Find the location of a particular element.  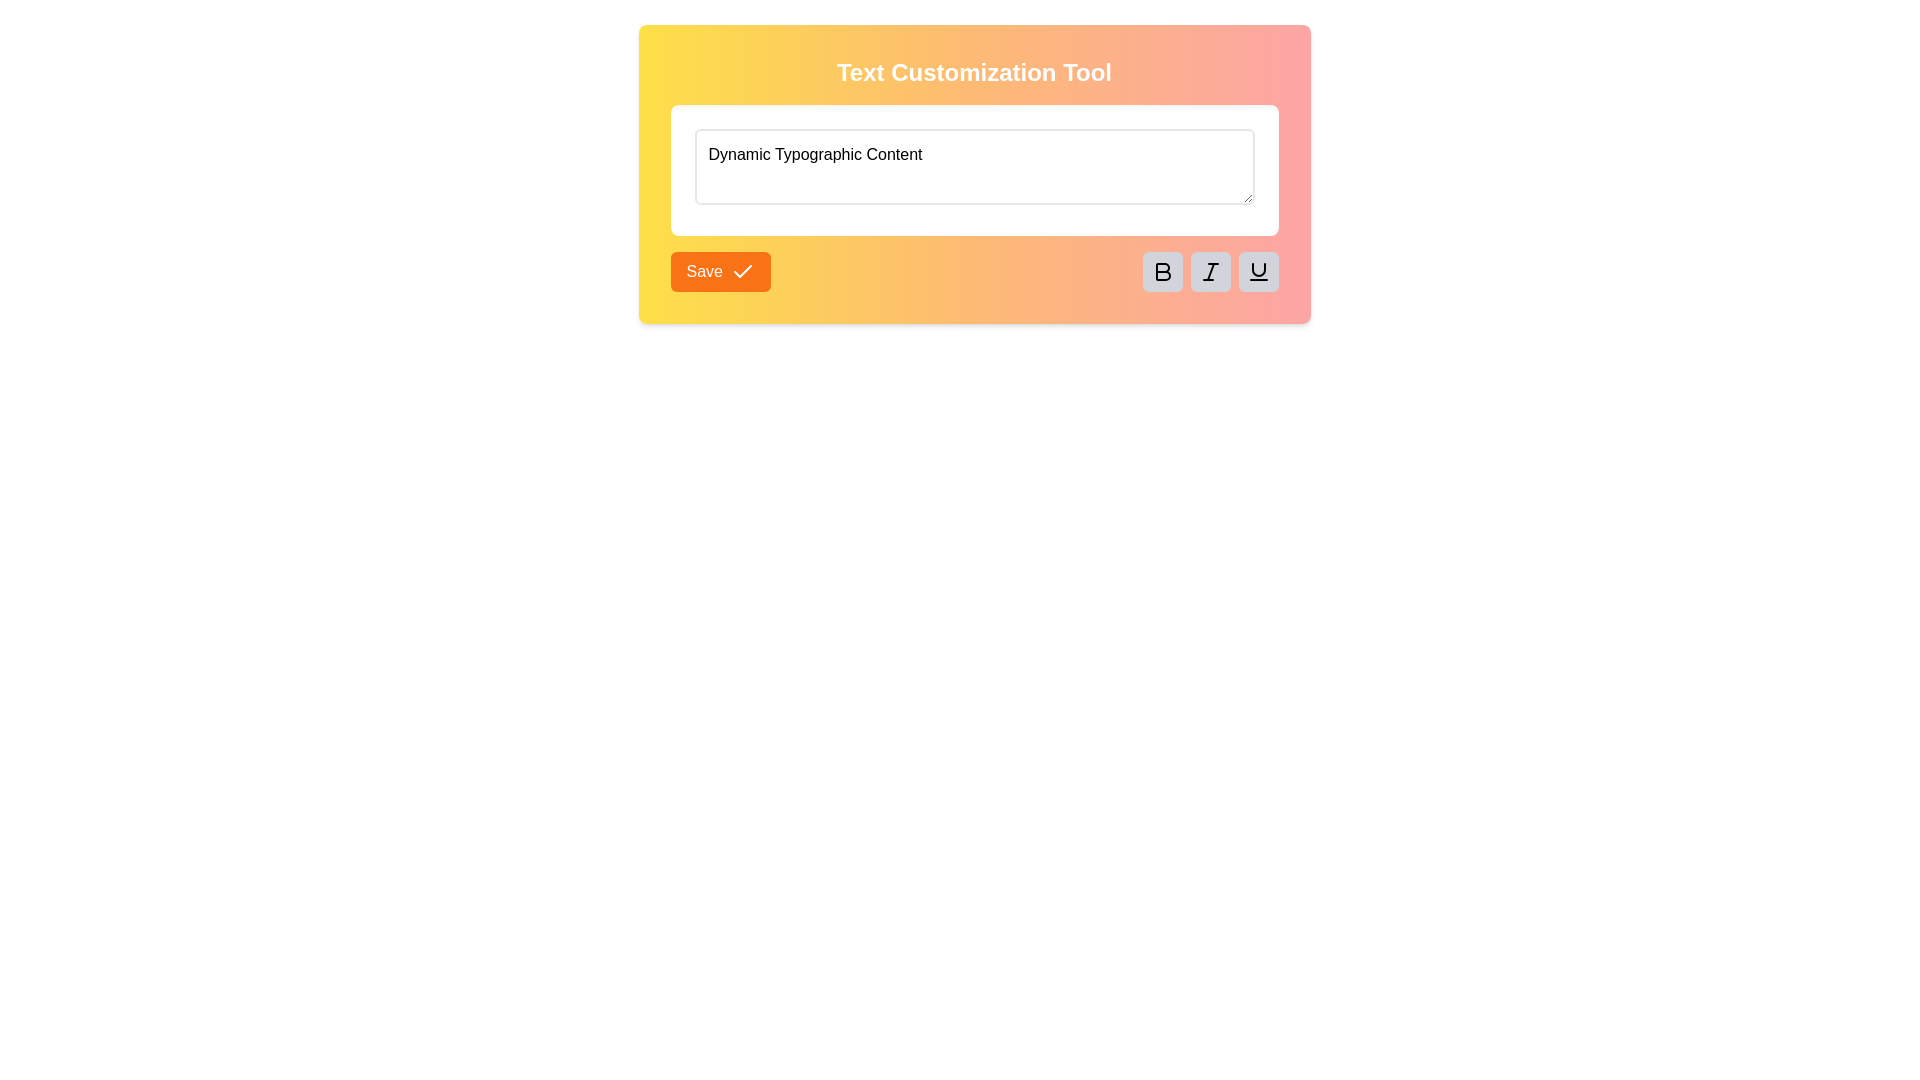

the italic button, which is the middle button in the bottom-right section of the panel is located at coordinates (1209, 272).